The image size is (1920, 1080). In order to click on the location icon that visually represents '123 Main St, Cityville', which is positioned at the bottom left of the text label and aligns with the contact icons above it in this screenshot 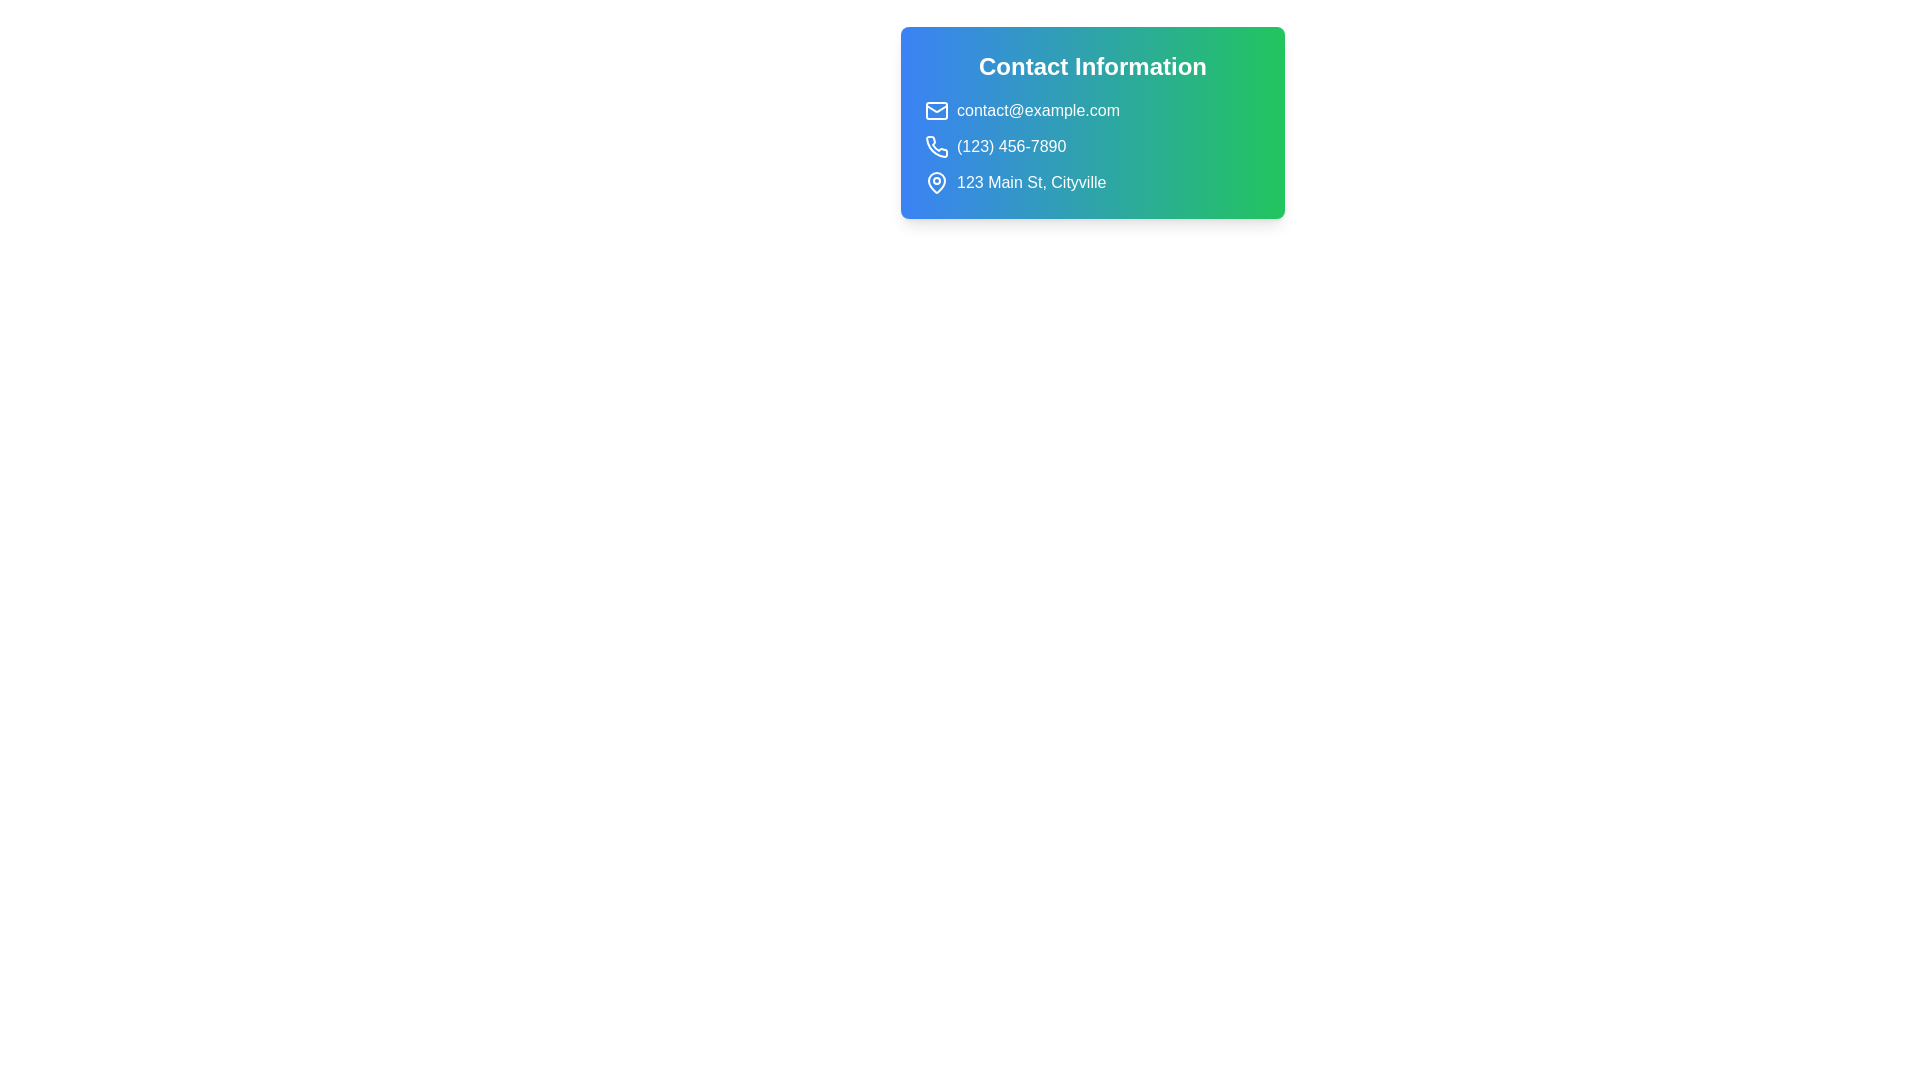, I will do `click(935, 181)`.